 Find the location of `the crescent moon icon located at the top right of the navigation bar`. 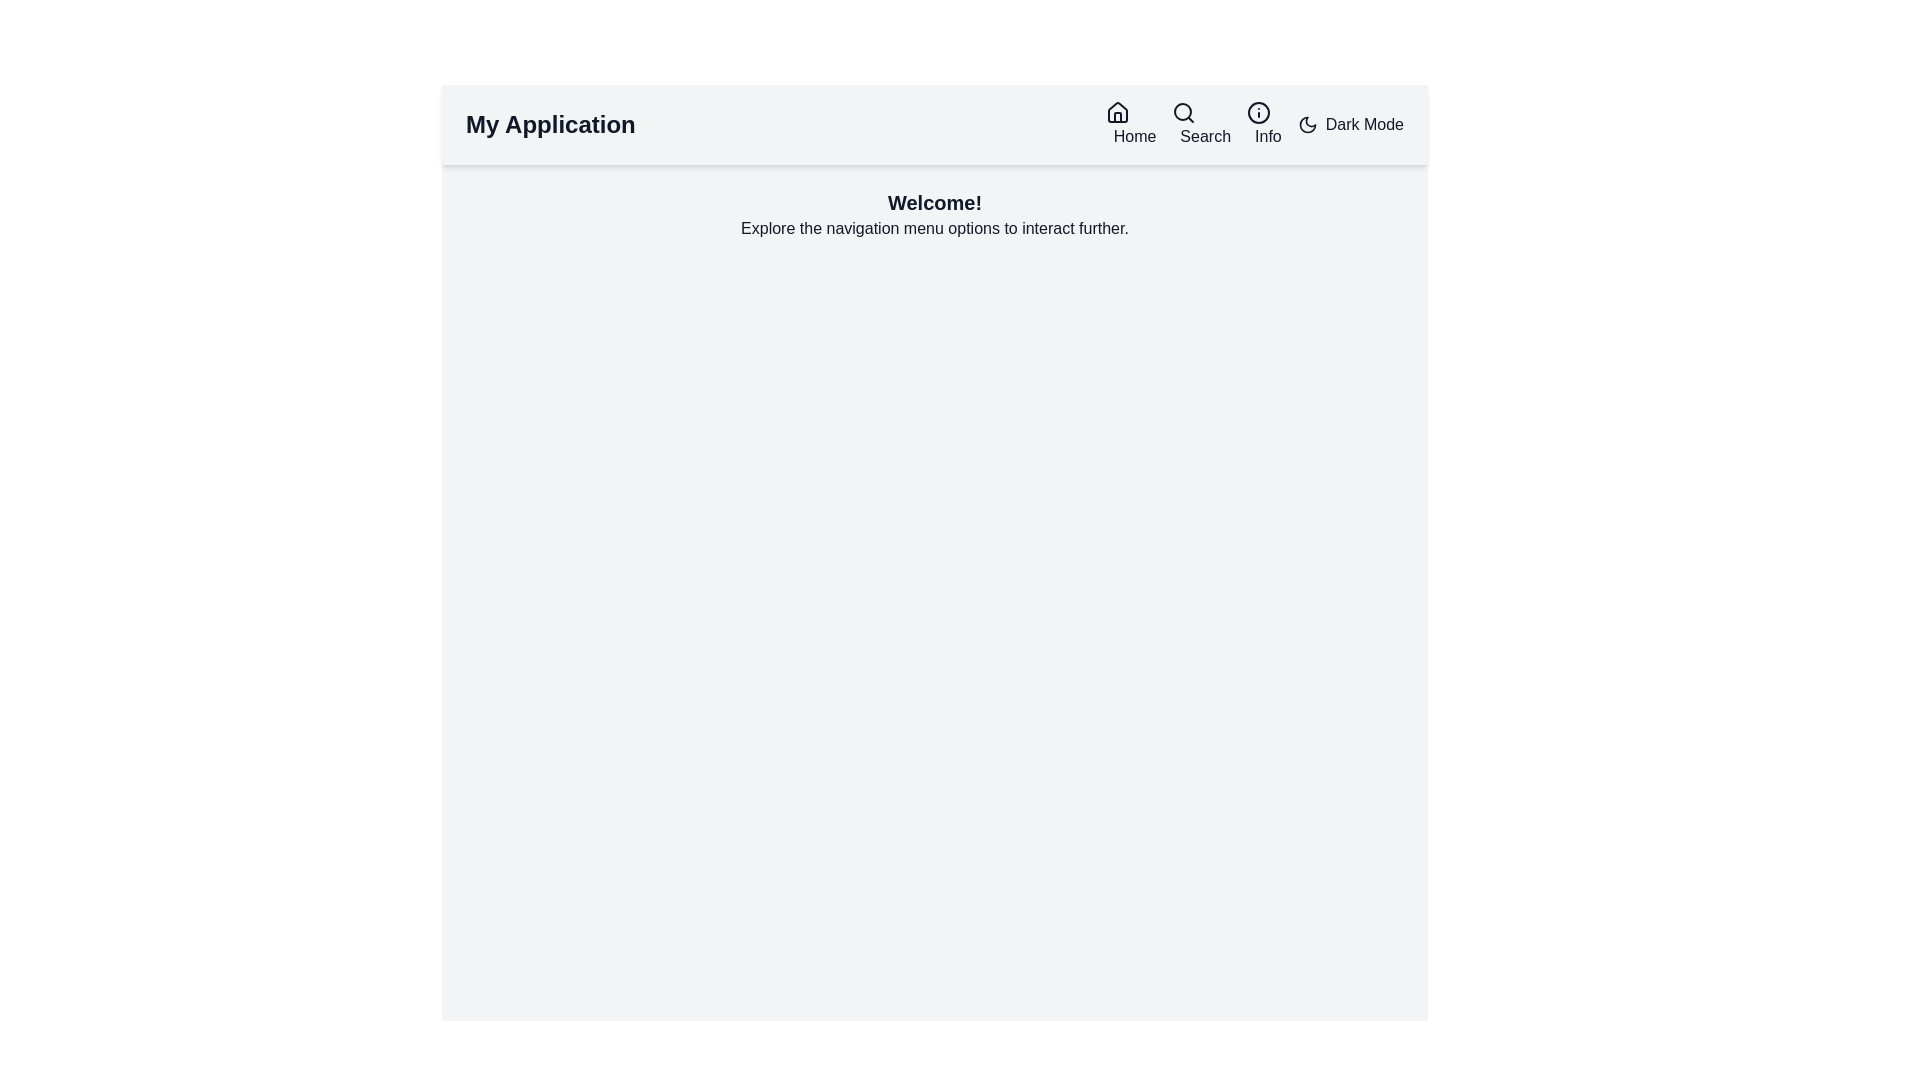

the crescent moon icon located at the top right of the navigation bar is located at coordinates (1307, 124).